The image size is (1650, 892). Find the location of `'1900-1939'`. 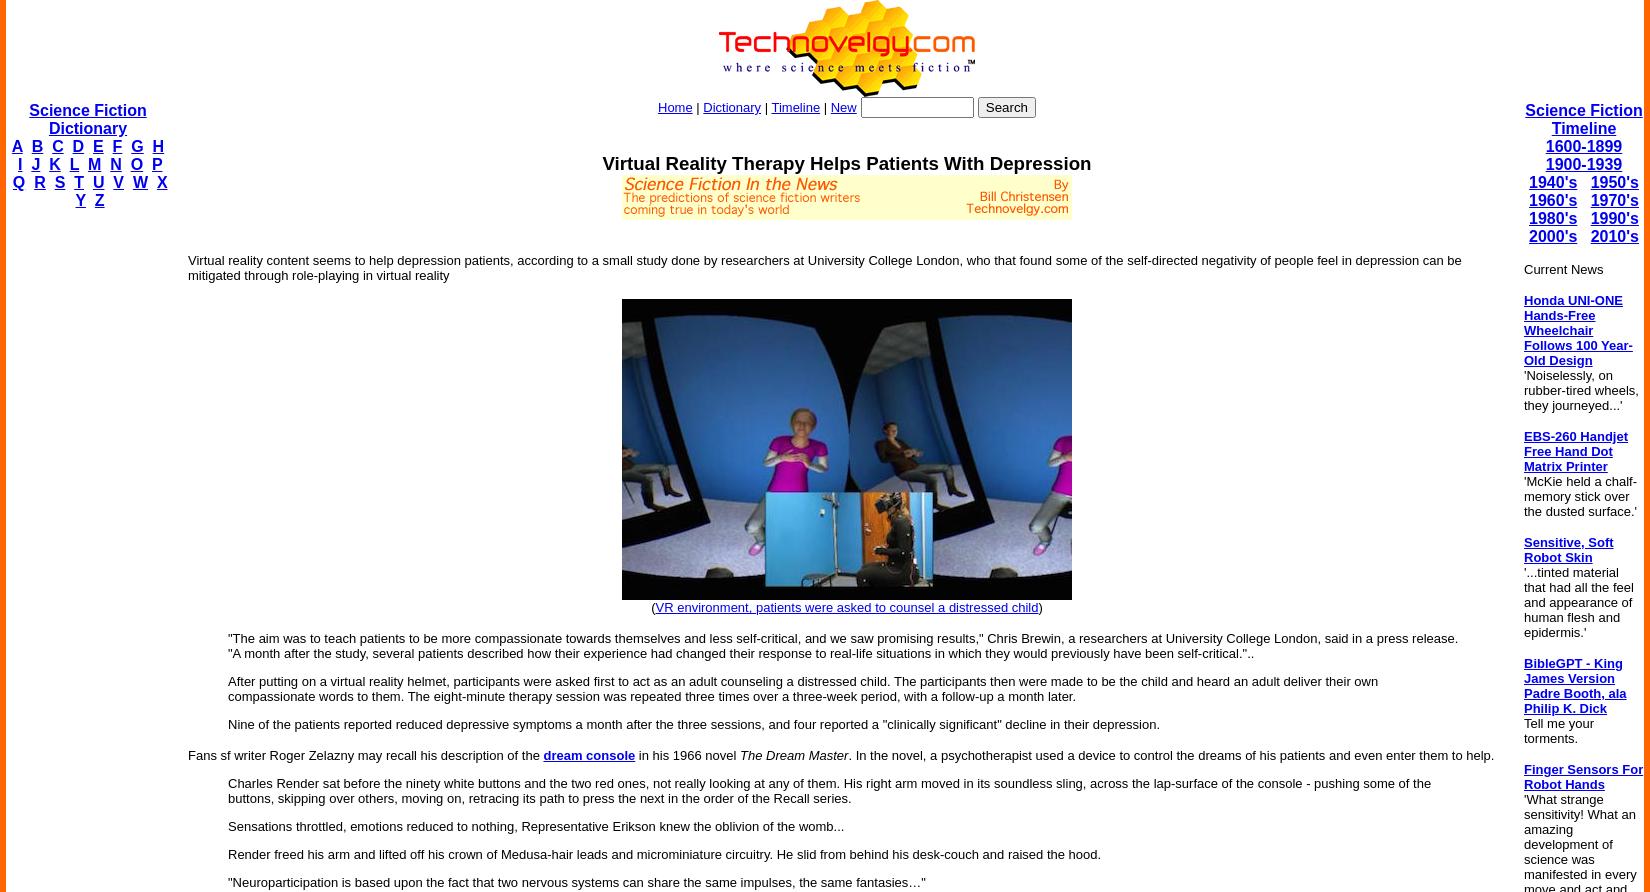

'1900-1939' is located at coordinates (1582, 163).